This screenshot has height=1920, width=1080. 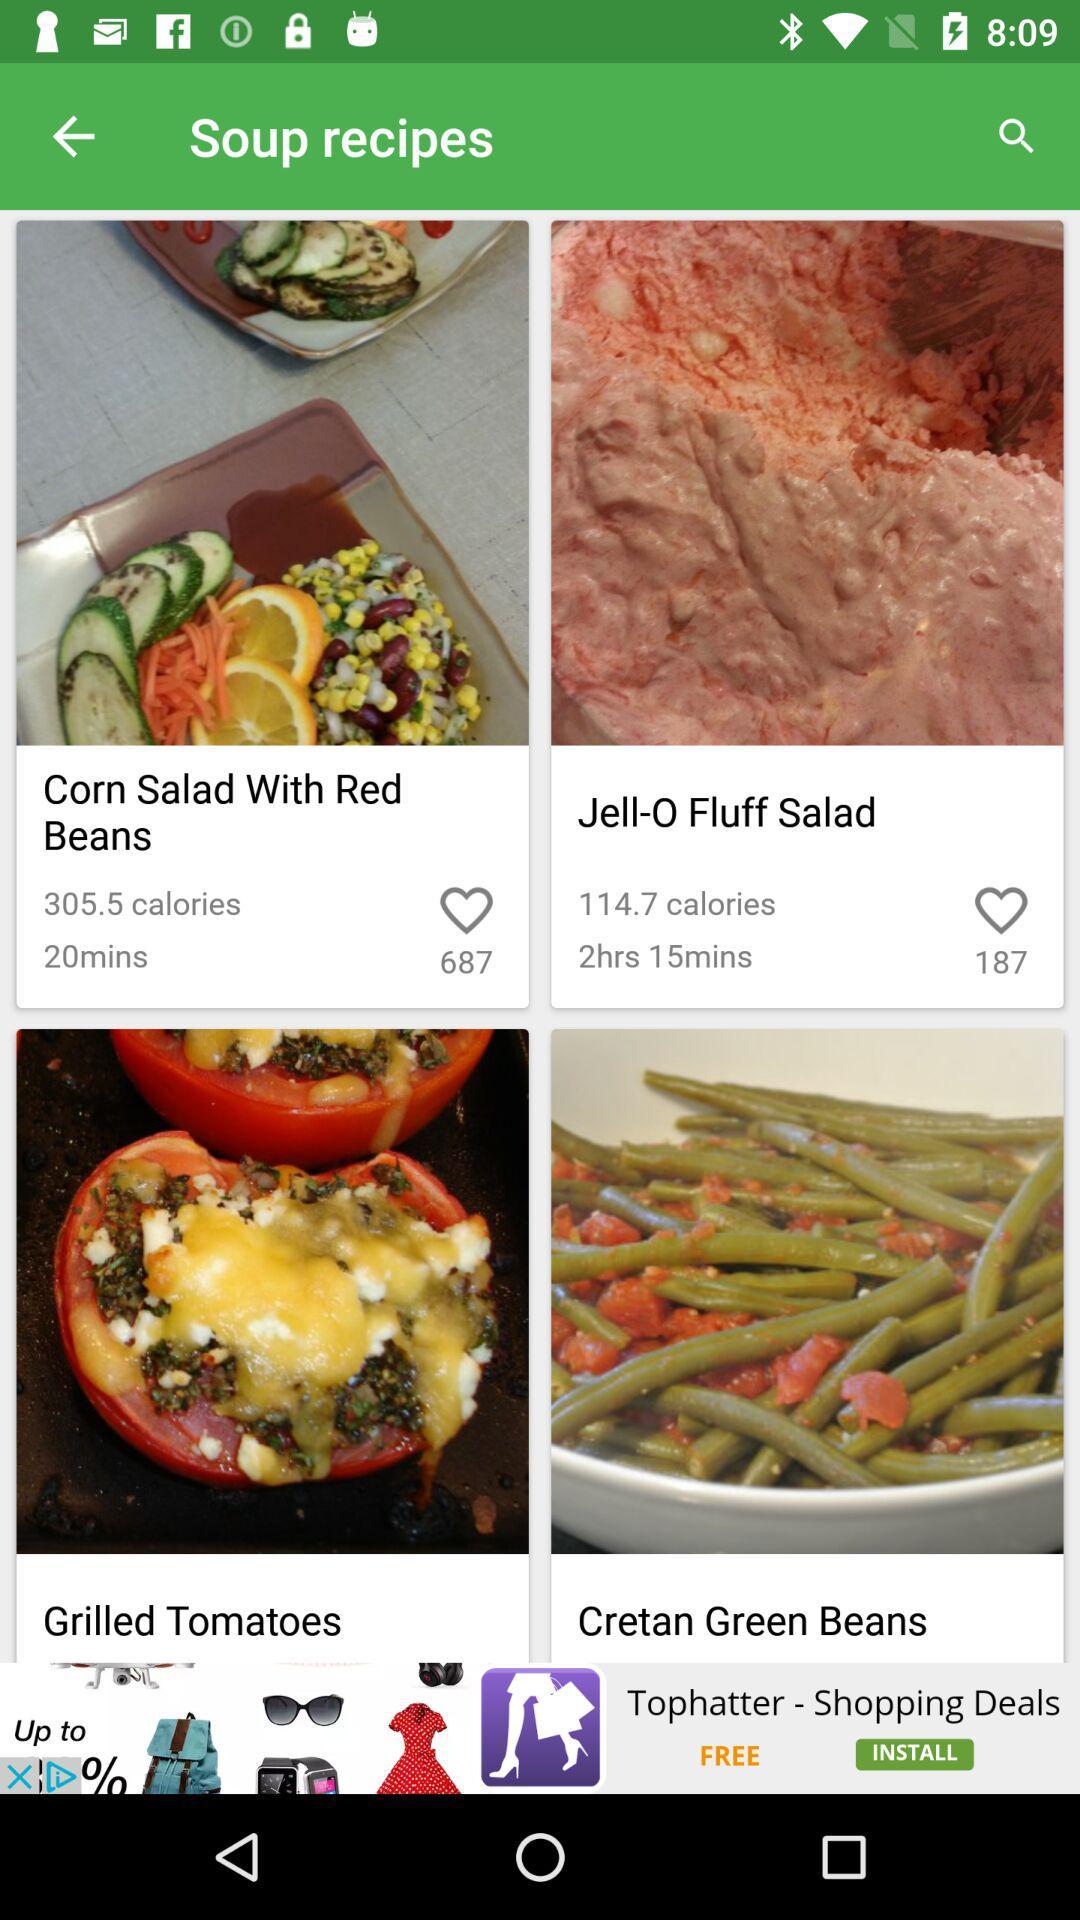 I want to click on the menu icon, so click(x=955, y=1538).